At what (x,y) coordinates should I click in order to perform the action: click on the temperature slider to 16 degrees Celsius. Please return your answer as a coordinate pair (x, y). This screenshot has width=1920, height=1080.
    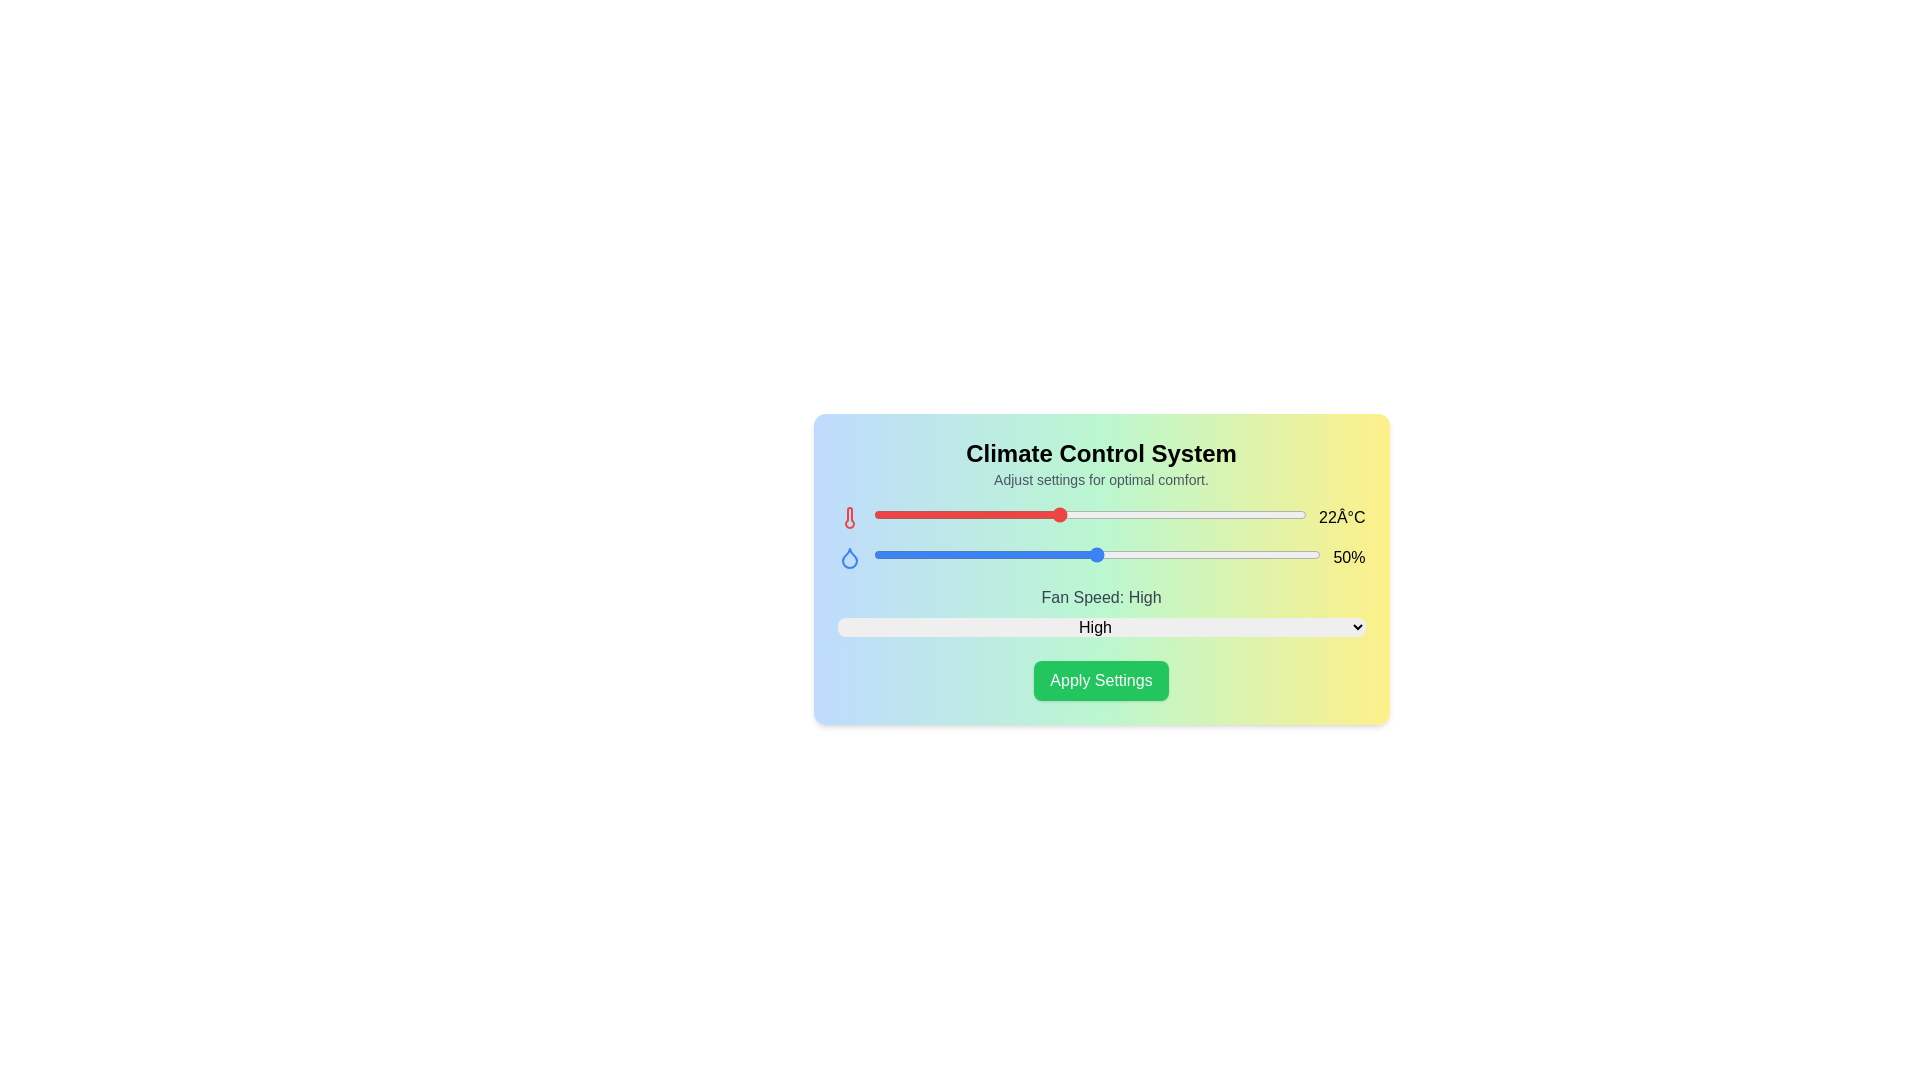
    Looking at the image, I should click on (873, 514).